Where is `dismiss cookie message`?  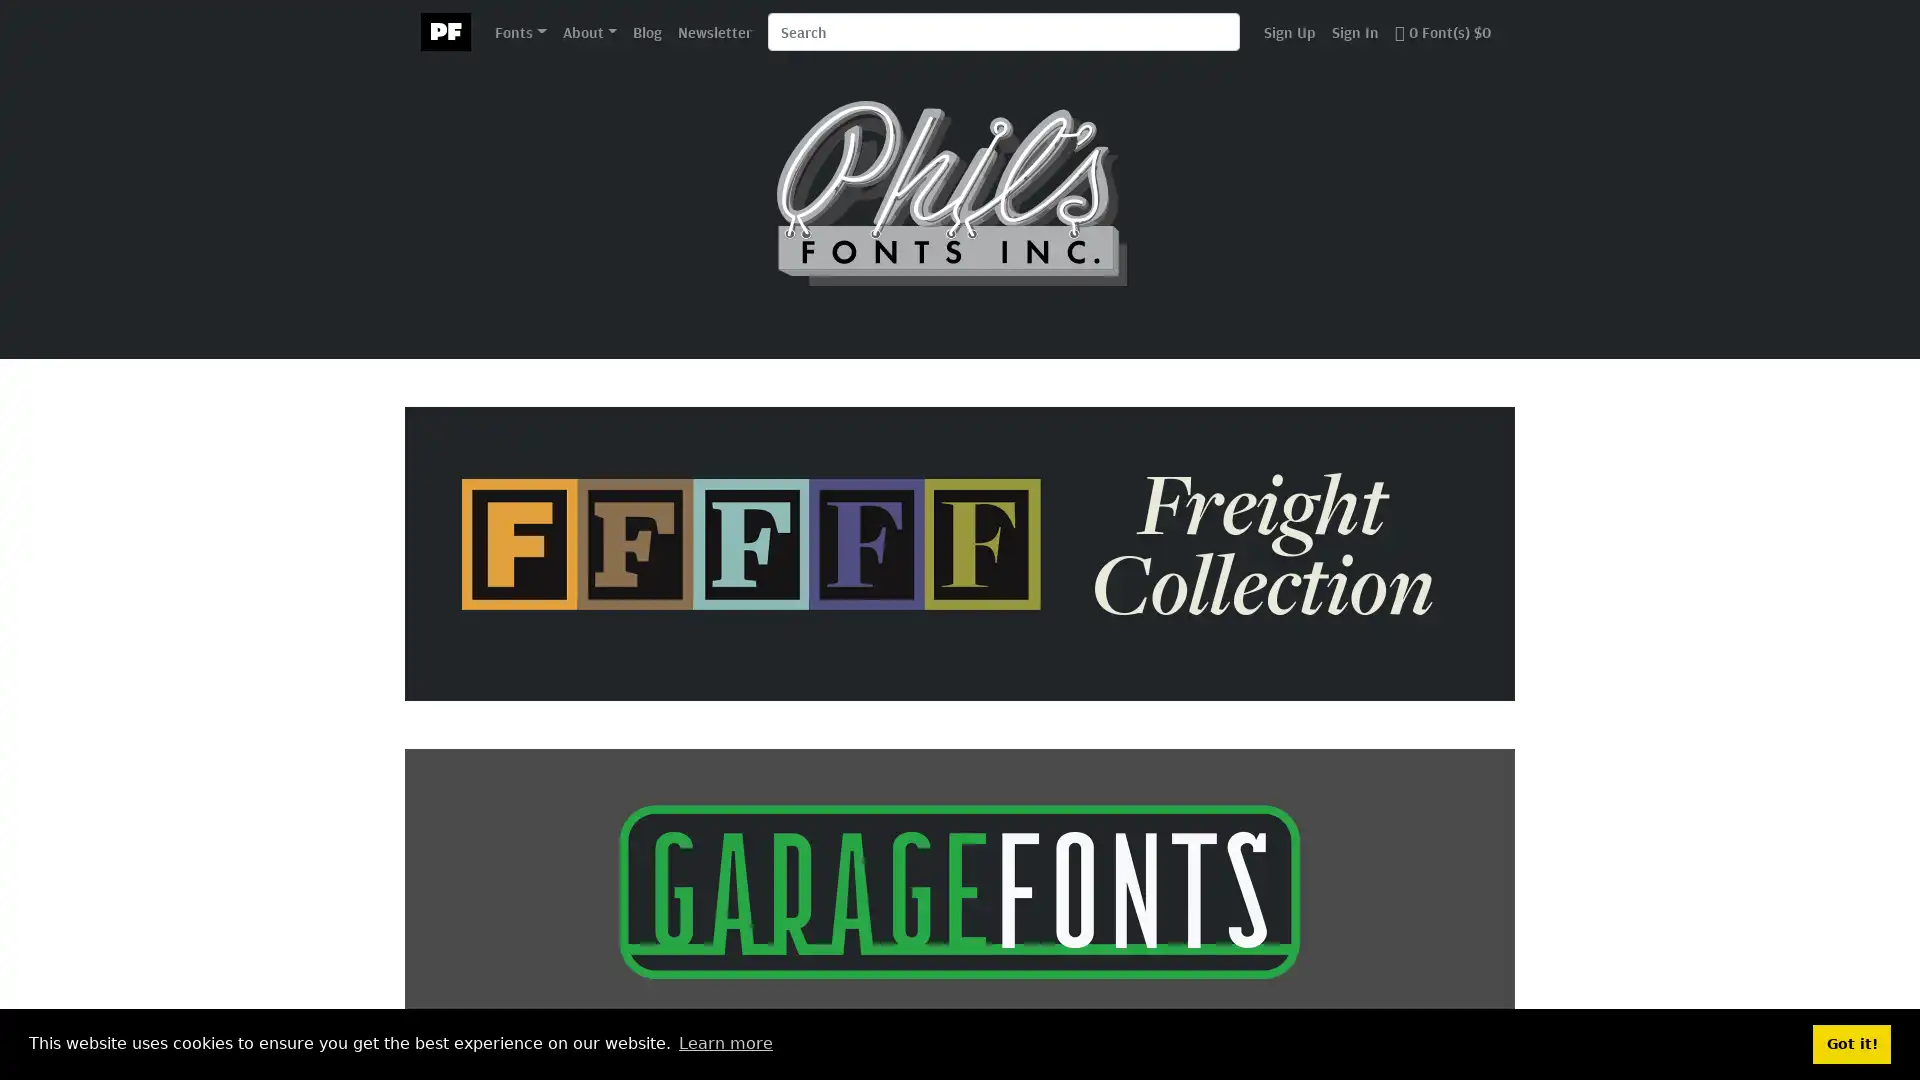
dismiss cookie message is located at coordinates (1851, 1043).